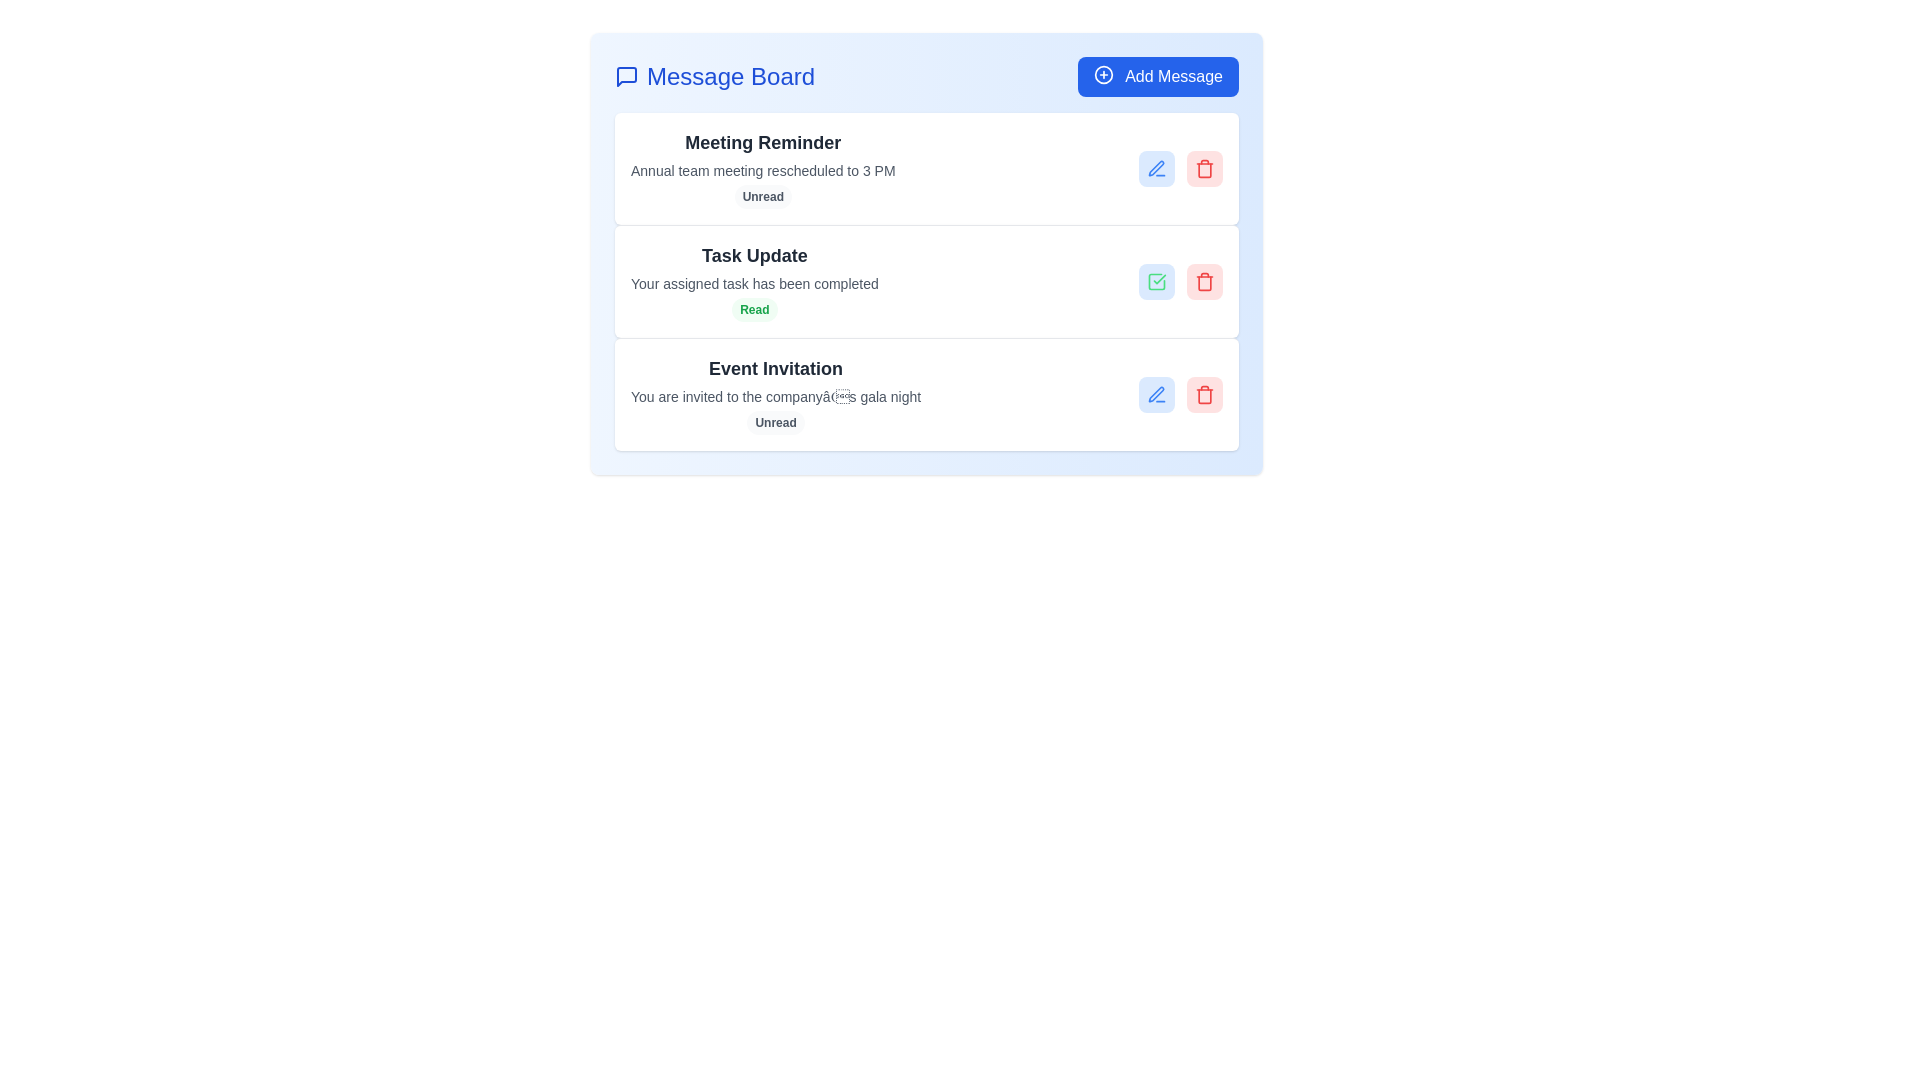 The height and width of the screenshot is (1080, 1920). I want to click on the blue pen icon button located on the far right of the first item in the vertical list of entries, adjacent to the 'Meeting Reminder' title to initiate edit mode, so click(1156, 168).